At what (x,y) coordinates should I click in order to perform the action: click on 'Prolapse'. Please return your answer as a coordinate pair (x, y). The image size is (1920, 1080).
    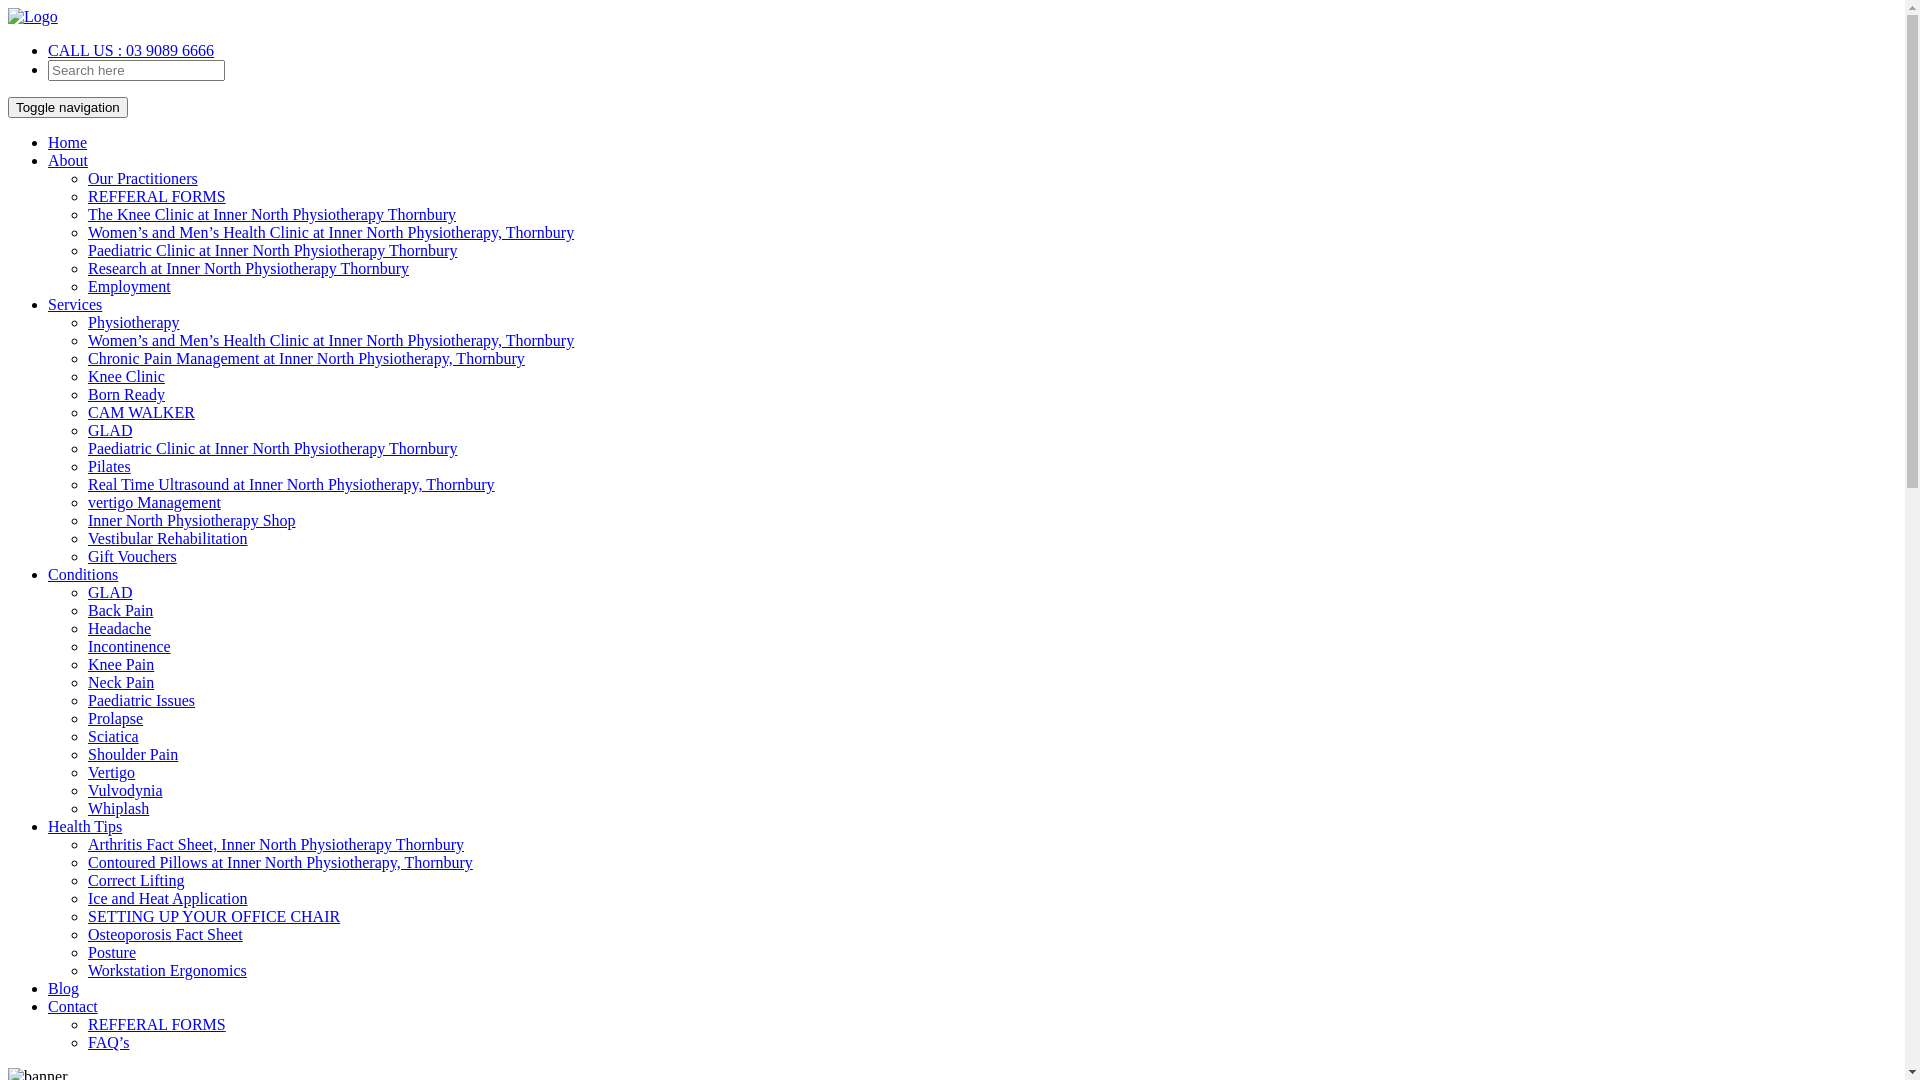
    Looking at the image, I should click on (114, 717).